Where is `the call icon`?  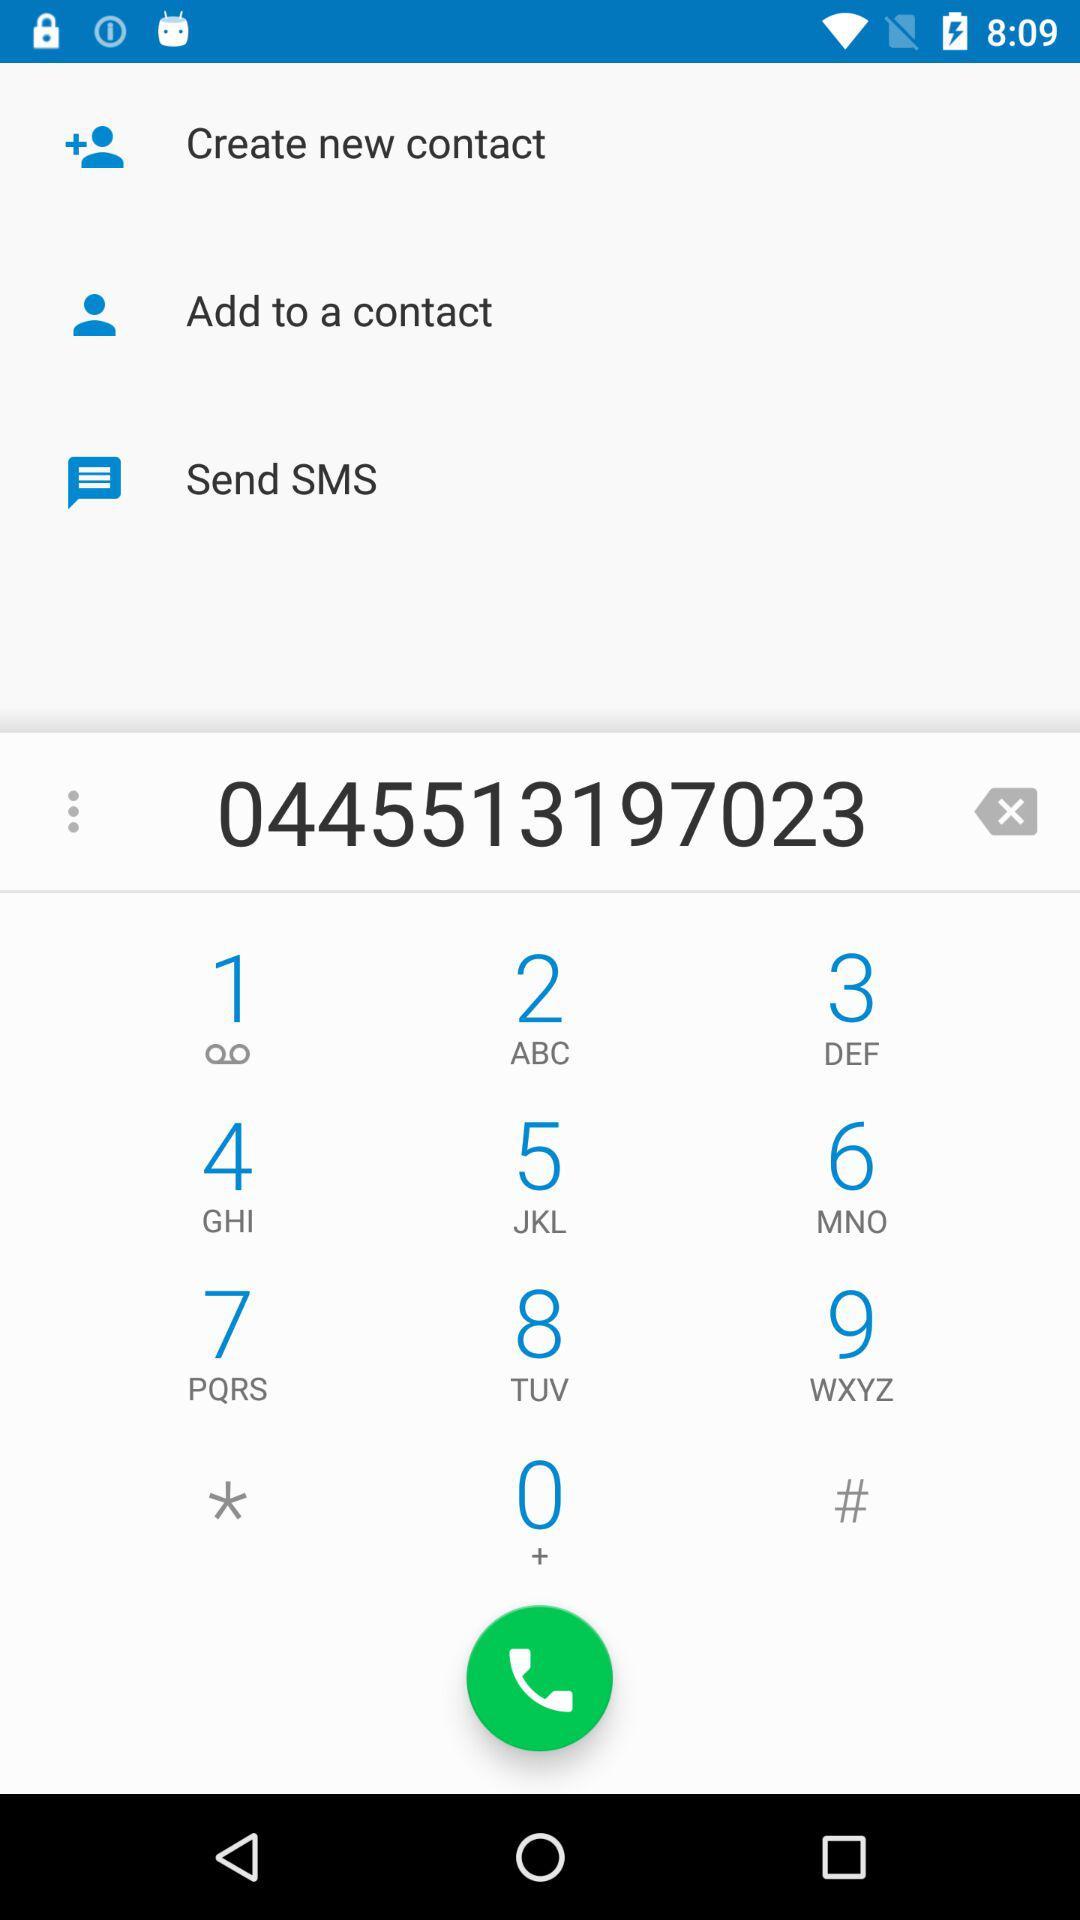
the call icon is located at coordinates (540, 1678).